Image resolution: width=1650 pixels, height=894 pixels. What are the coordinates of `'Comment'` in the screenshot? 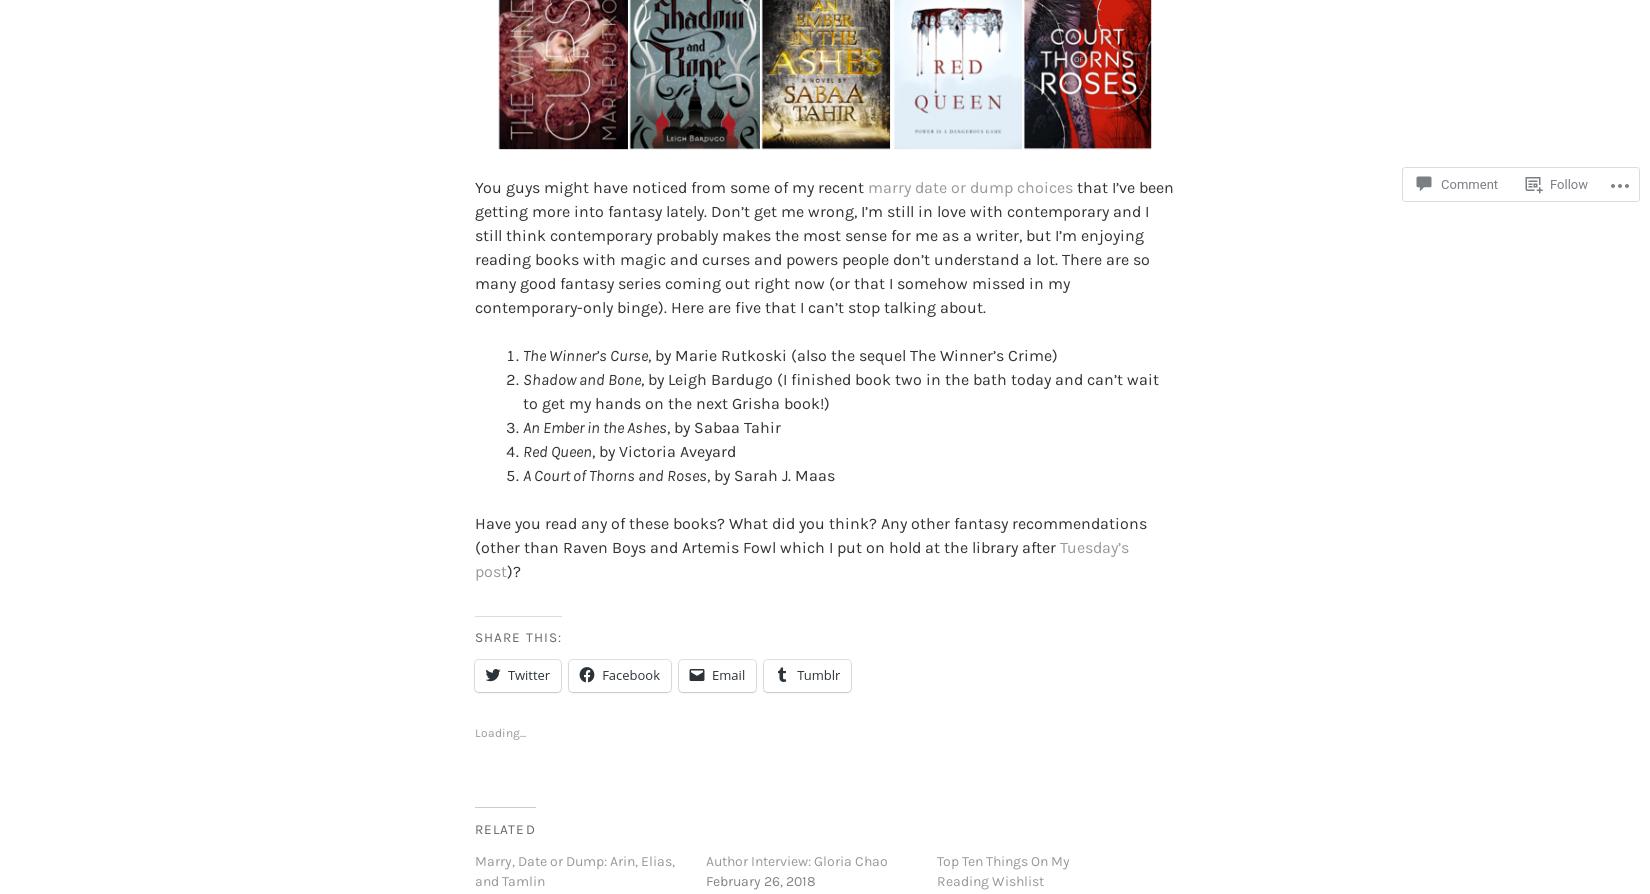 It's located at (1468, 184).